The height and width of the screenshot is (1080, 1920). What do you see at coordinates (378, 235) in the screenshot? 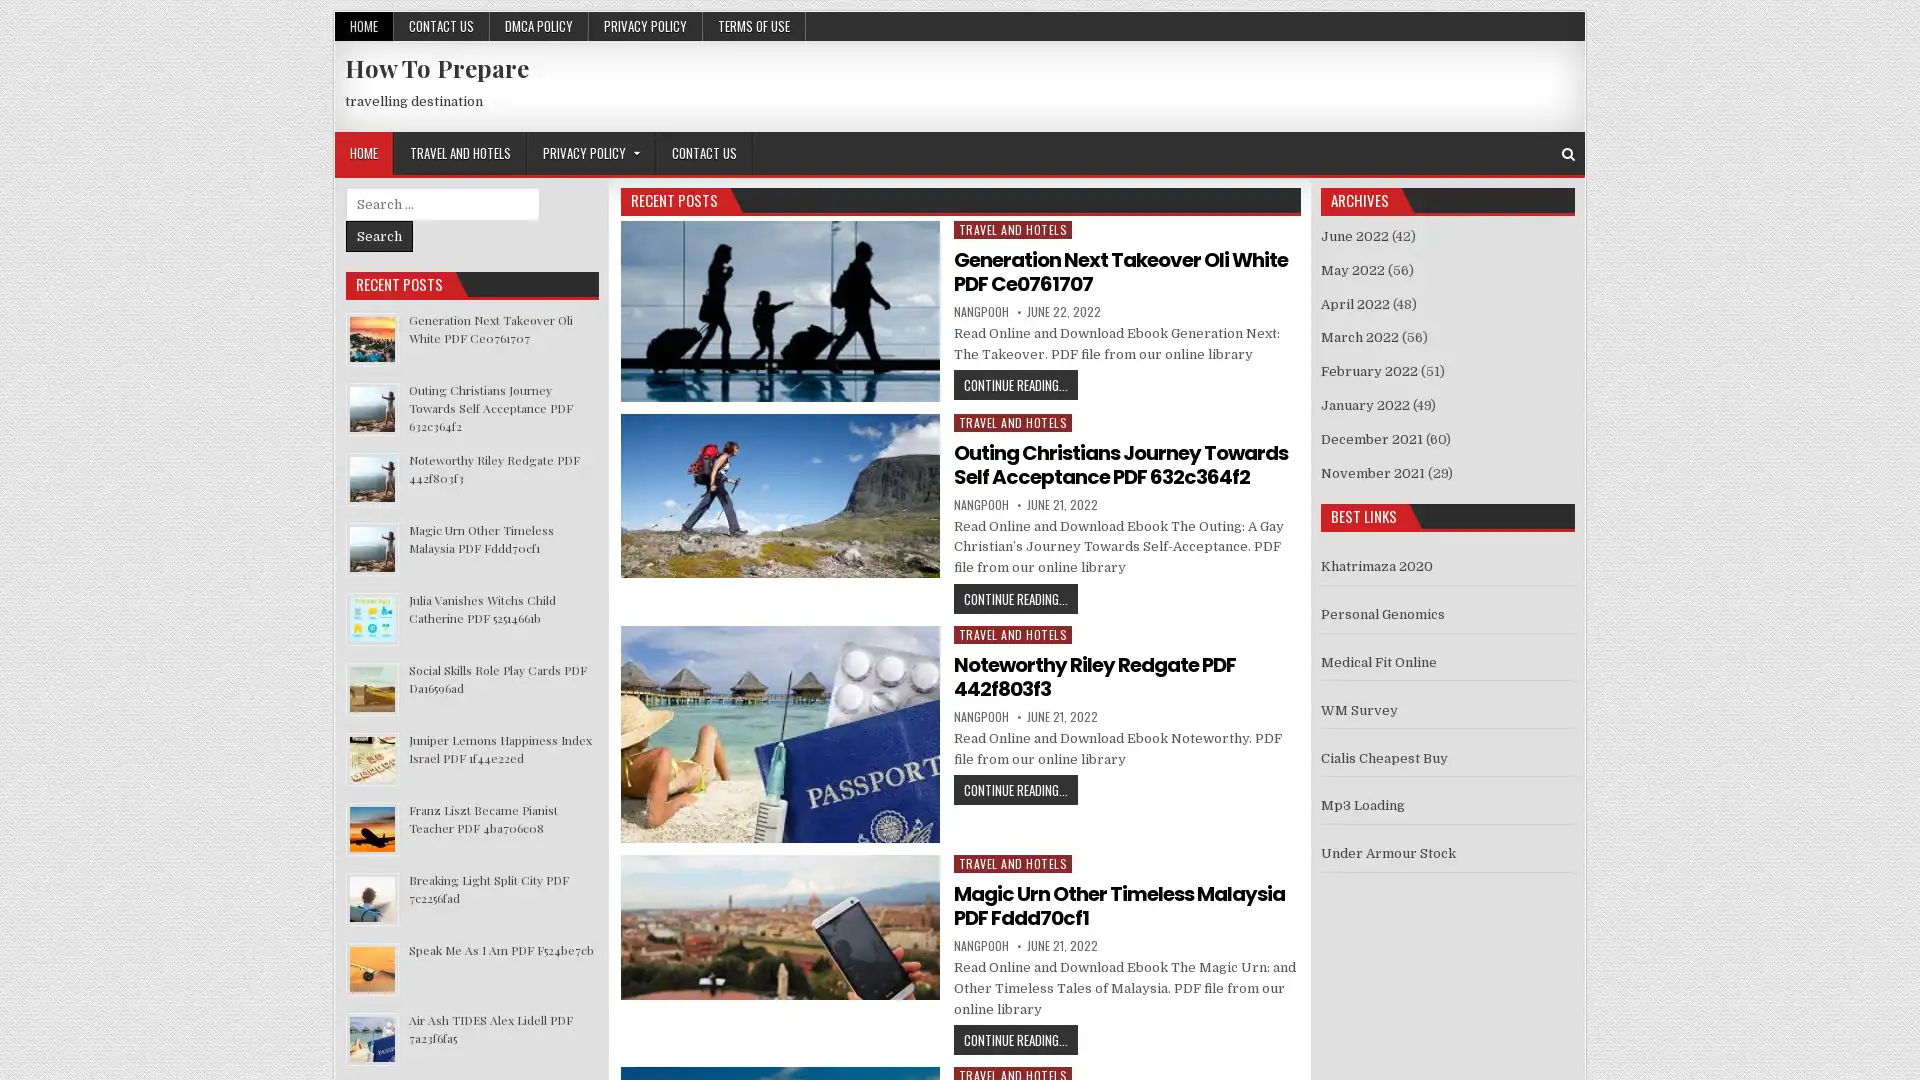
I see `Search` at bounding box center [378, 235].